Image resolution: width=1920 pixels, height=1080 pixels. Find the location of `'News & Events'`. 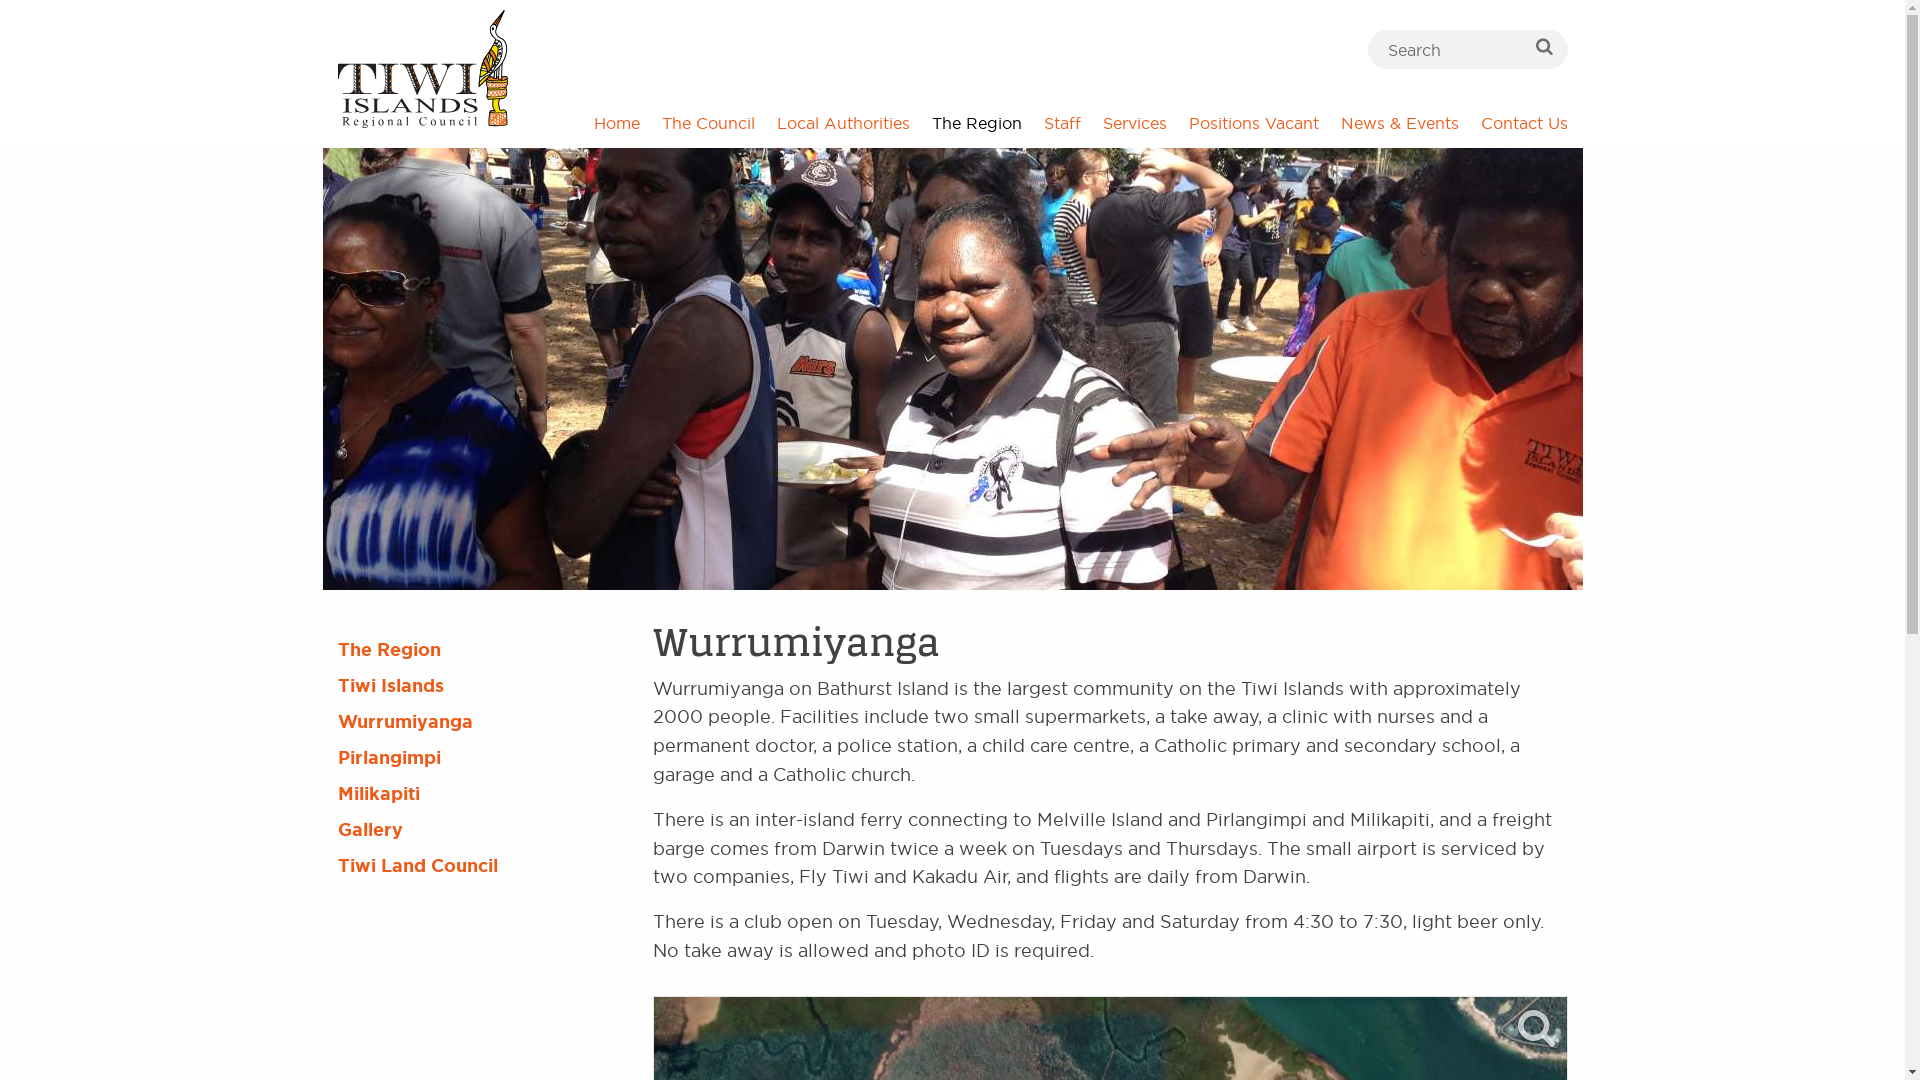

'News & Events' is located at coordinates (1399, 123).